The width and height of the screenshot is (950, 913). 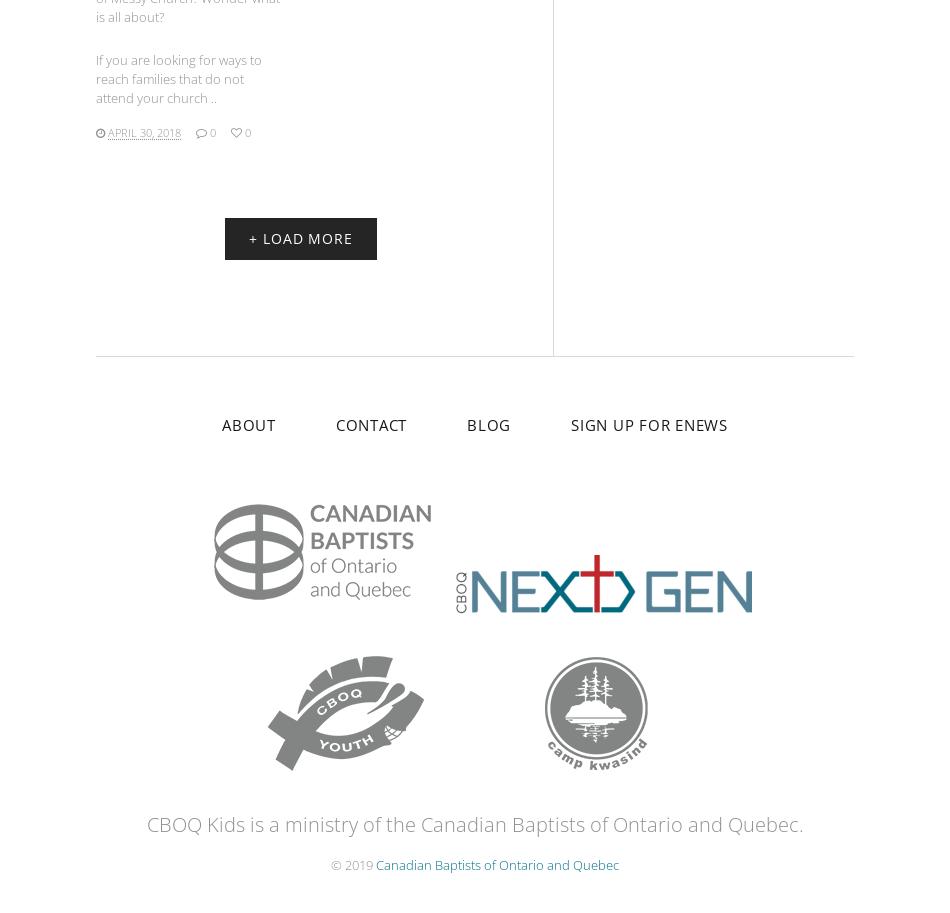 I want to click on 'If you are looking for ways to reach families that do not attend your church ..', so click(x=178, y=76).